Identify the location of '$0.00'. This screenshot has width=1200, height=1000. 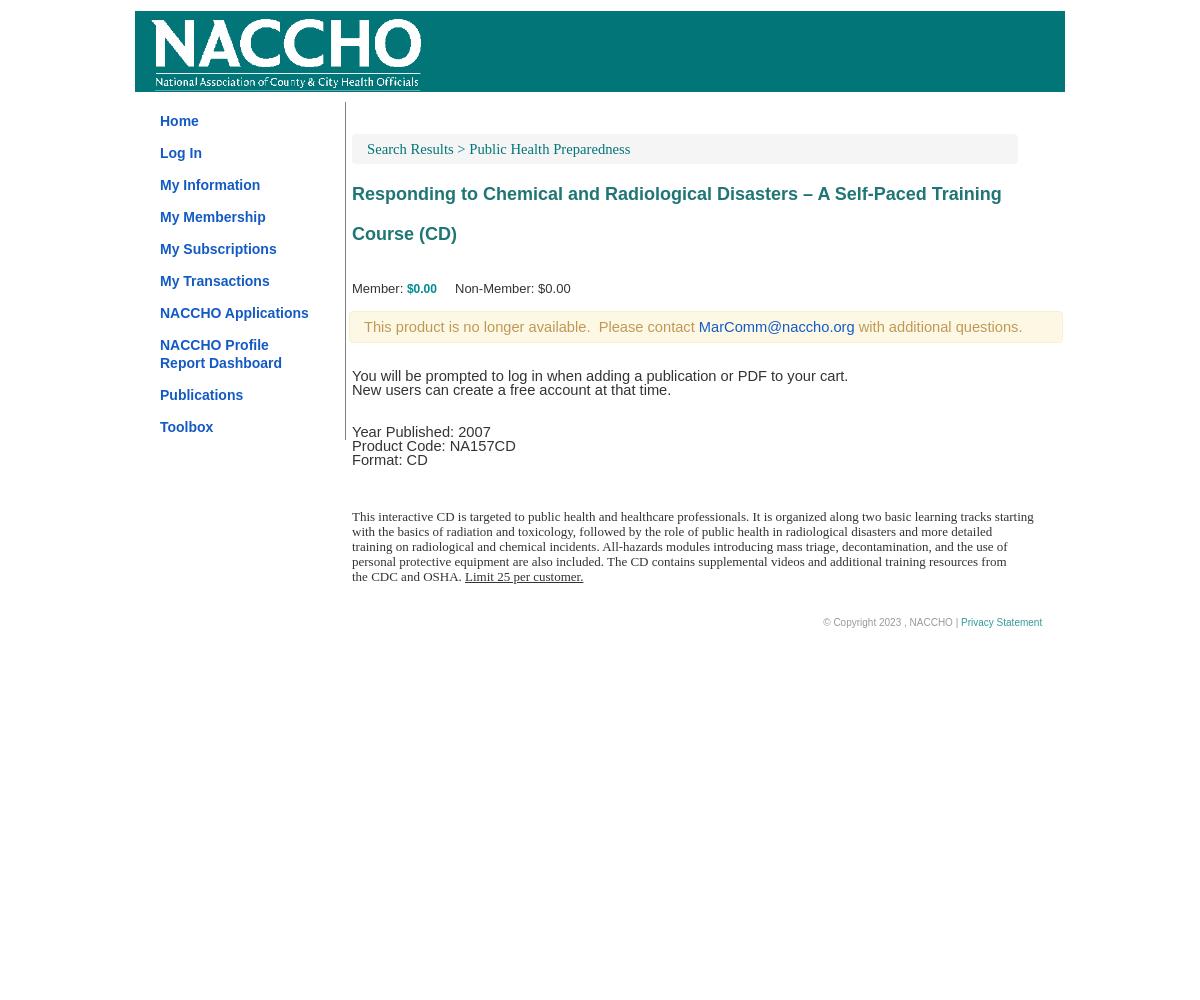
(420, 289).